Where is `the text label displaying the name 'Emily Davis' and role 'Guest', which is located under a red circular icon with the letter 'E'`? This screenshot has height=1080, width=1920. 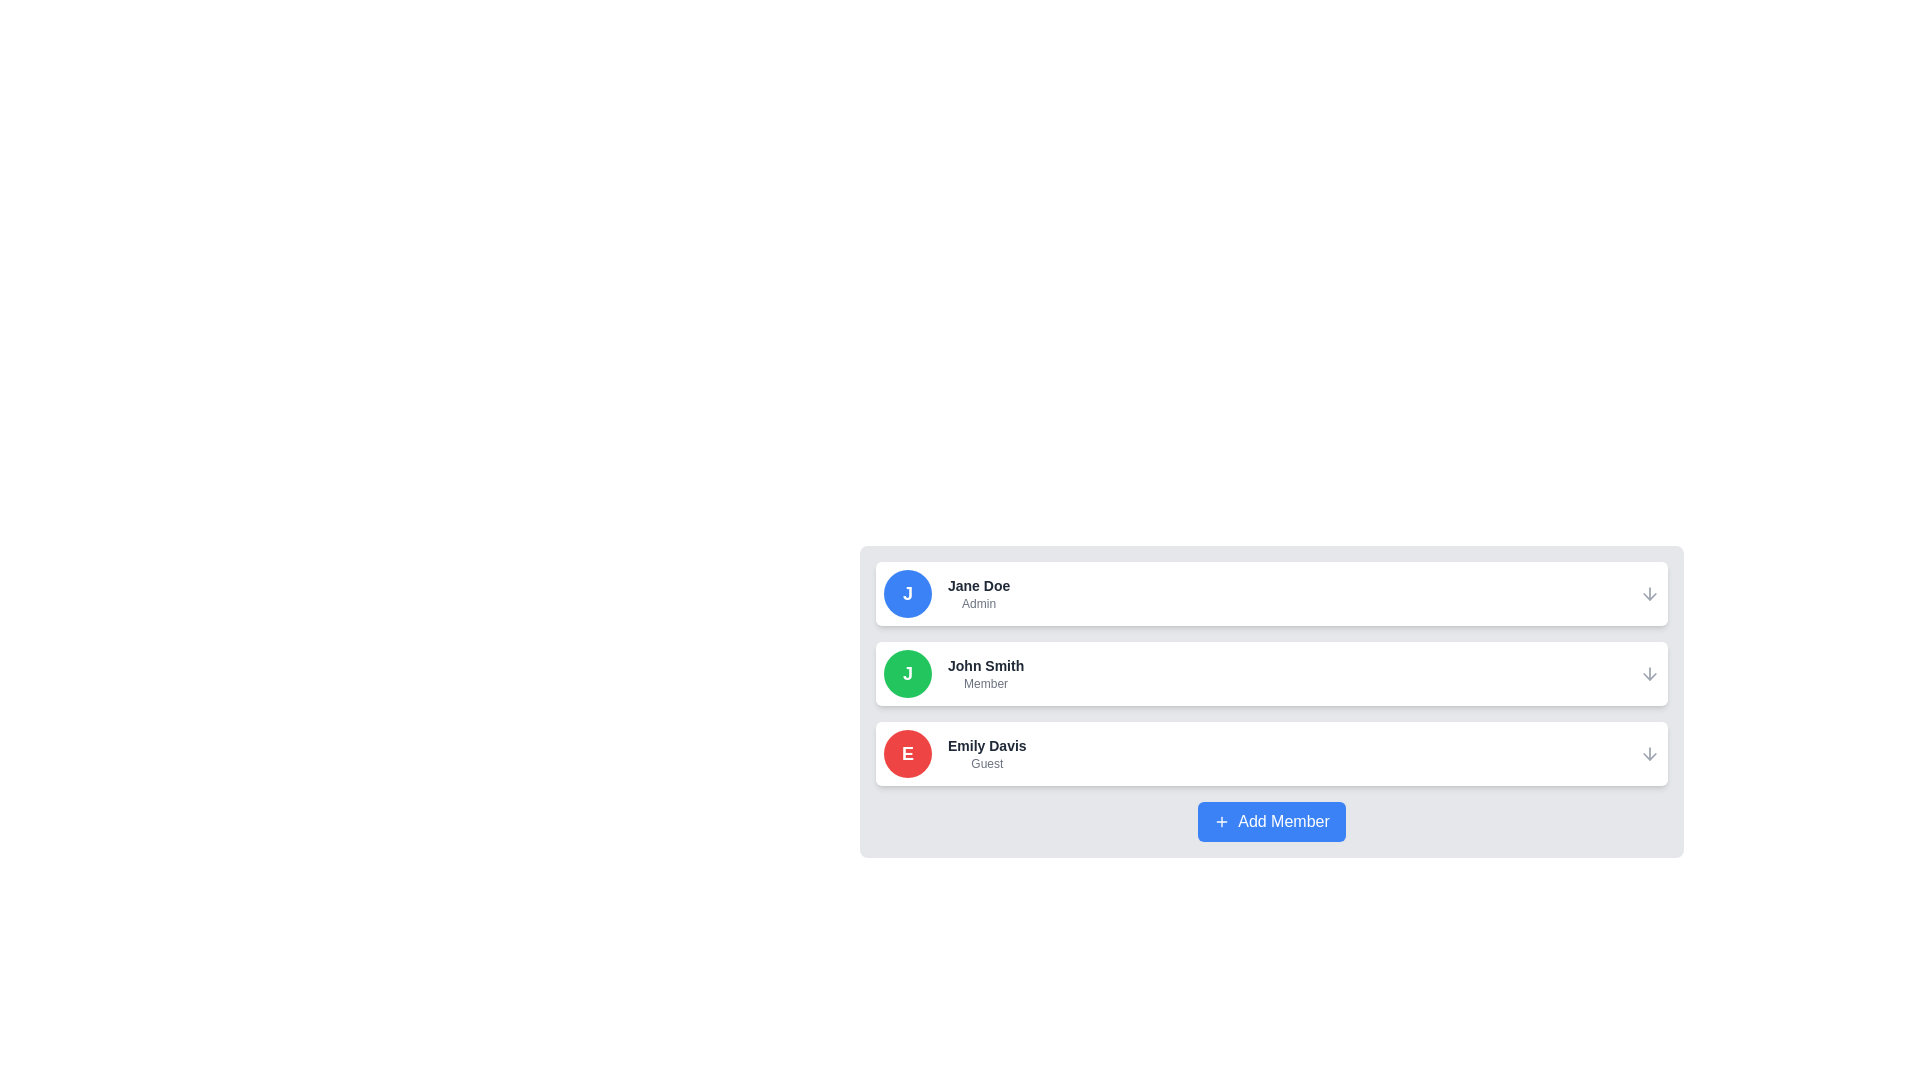
the text label displaying the name 'Emily Davis' and role 'Guest', which is located under a red circular icon with the letter 'E' is located at coordinates (987, 753).